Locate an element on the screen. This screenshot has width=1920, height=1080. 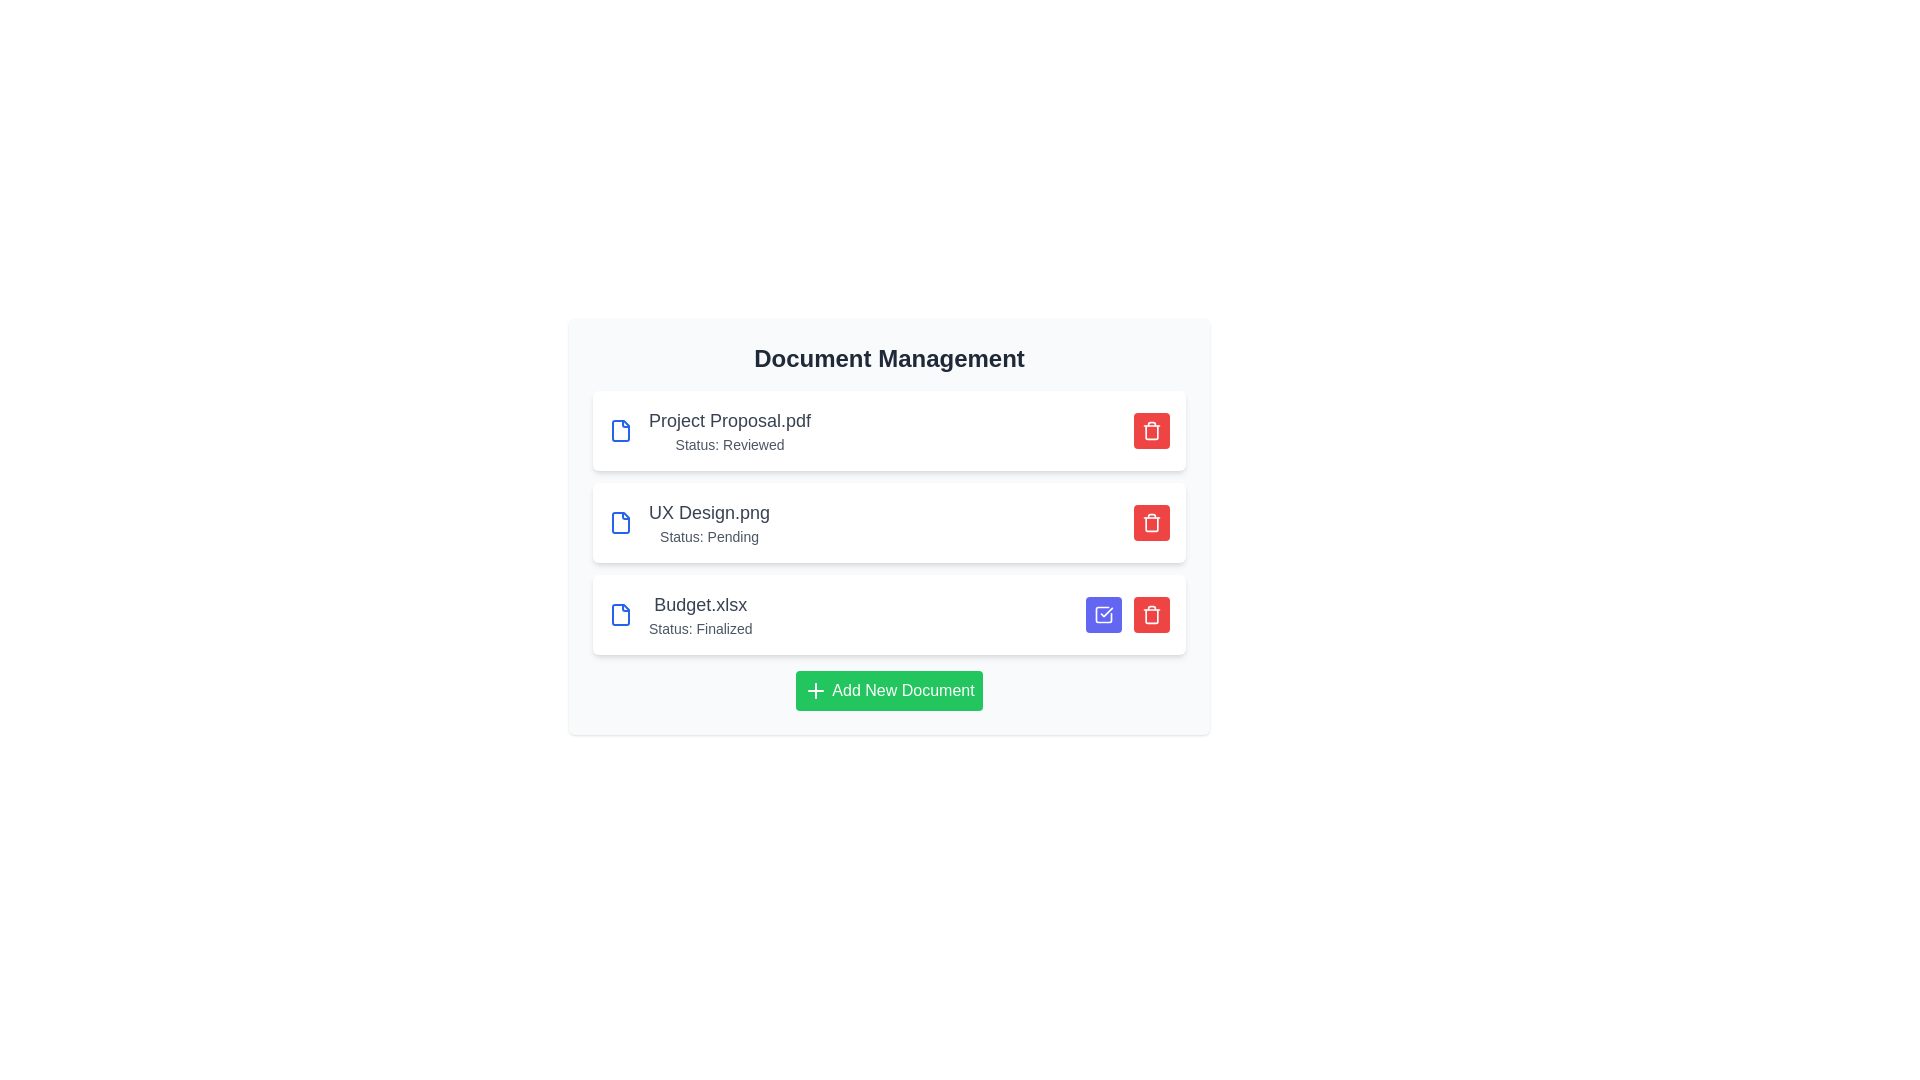
the document name or icon to view its details is located at coordinates (710, 419).